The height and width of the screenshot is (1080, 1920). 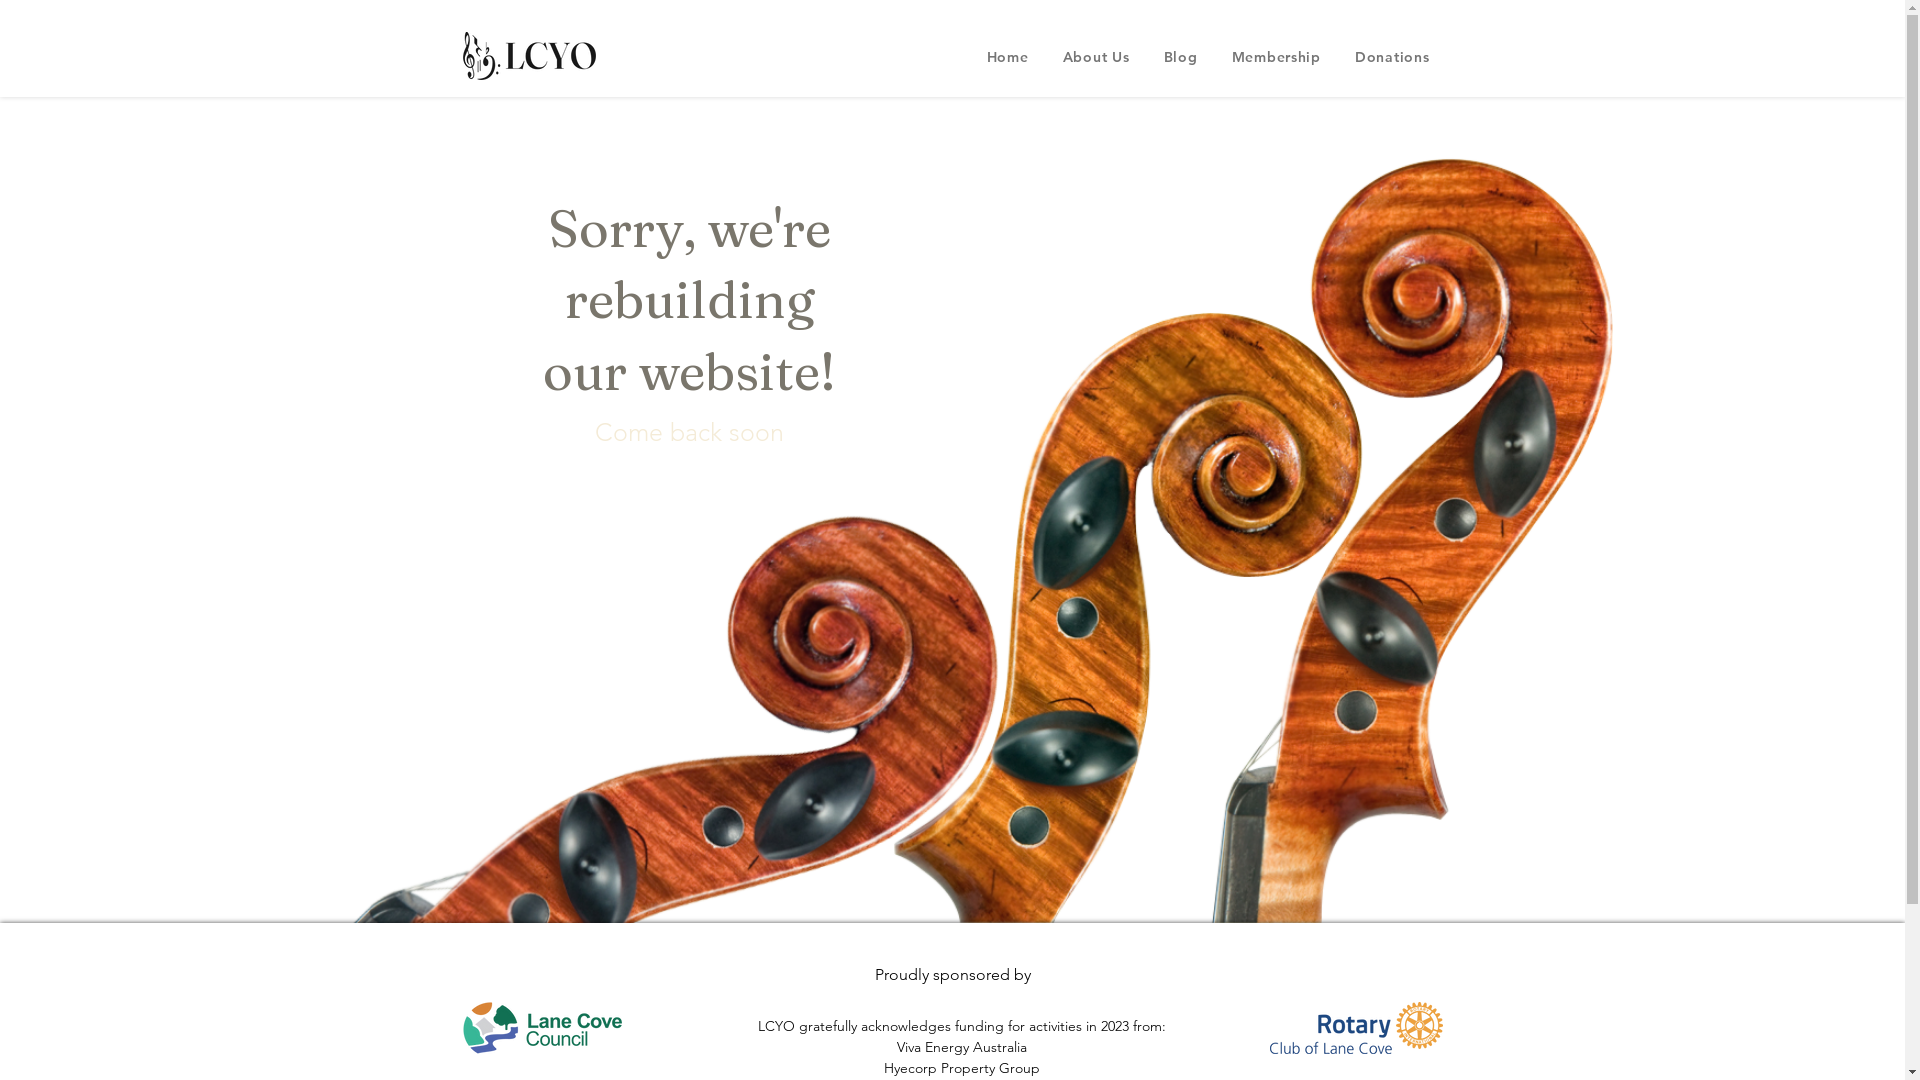 I want to click on 'About Us', so click(x=1095, y=56).